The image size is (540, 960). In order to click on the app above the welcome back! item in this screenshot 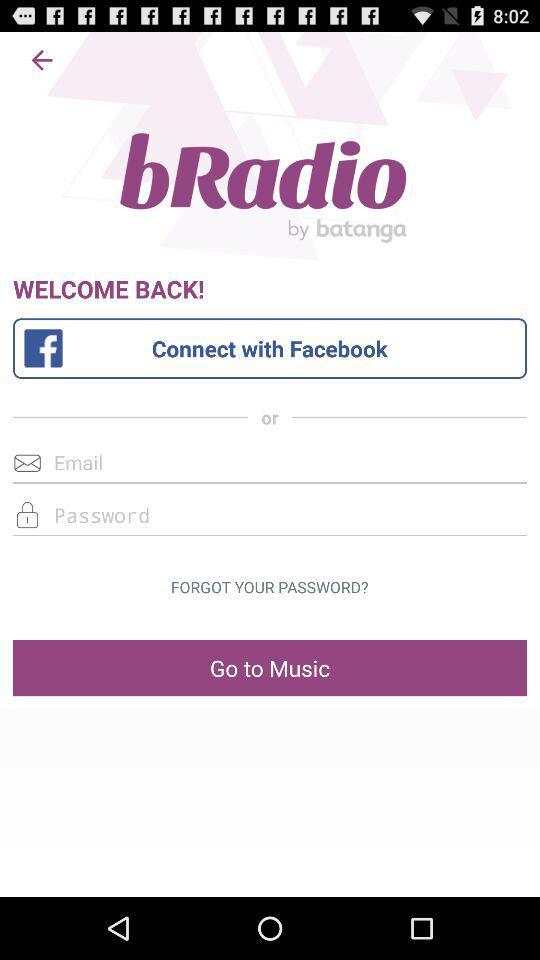, I will do `click(42, 59)`.